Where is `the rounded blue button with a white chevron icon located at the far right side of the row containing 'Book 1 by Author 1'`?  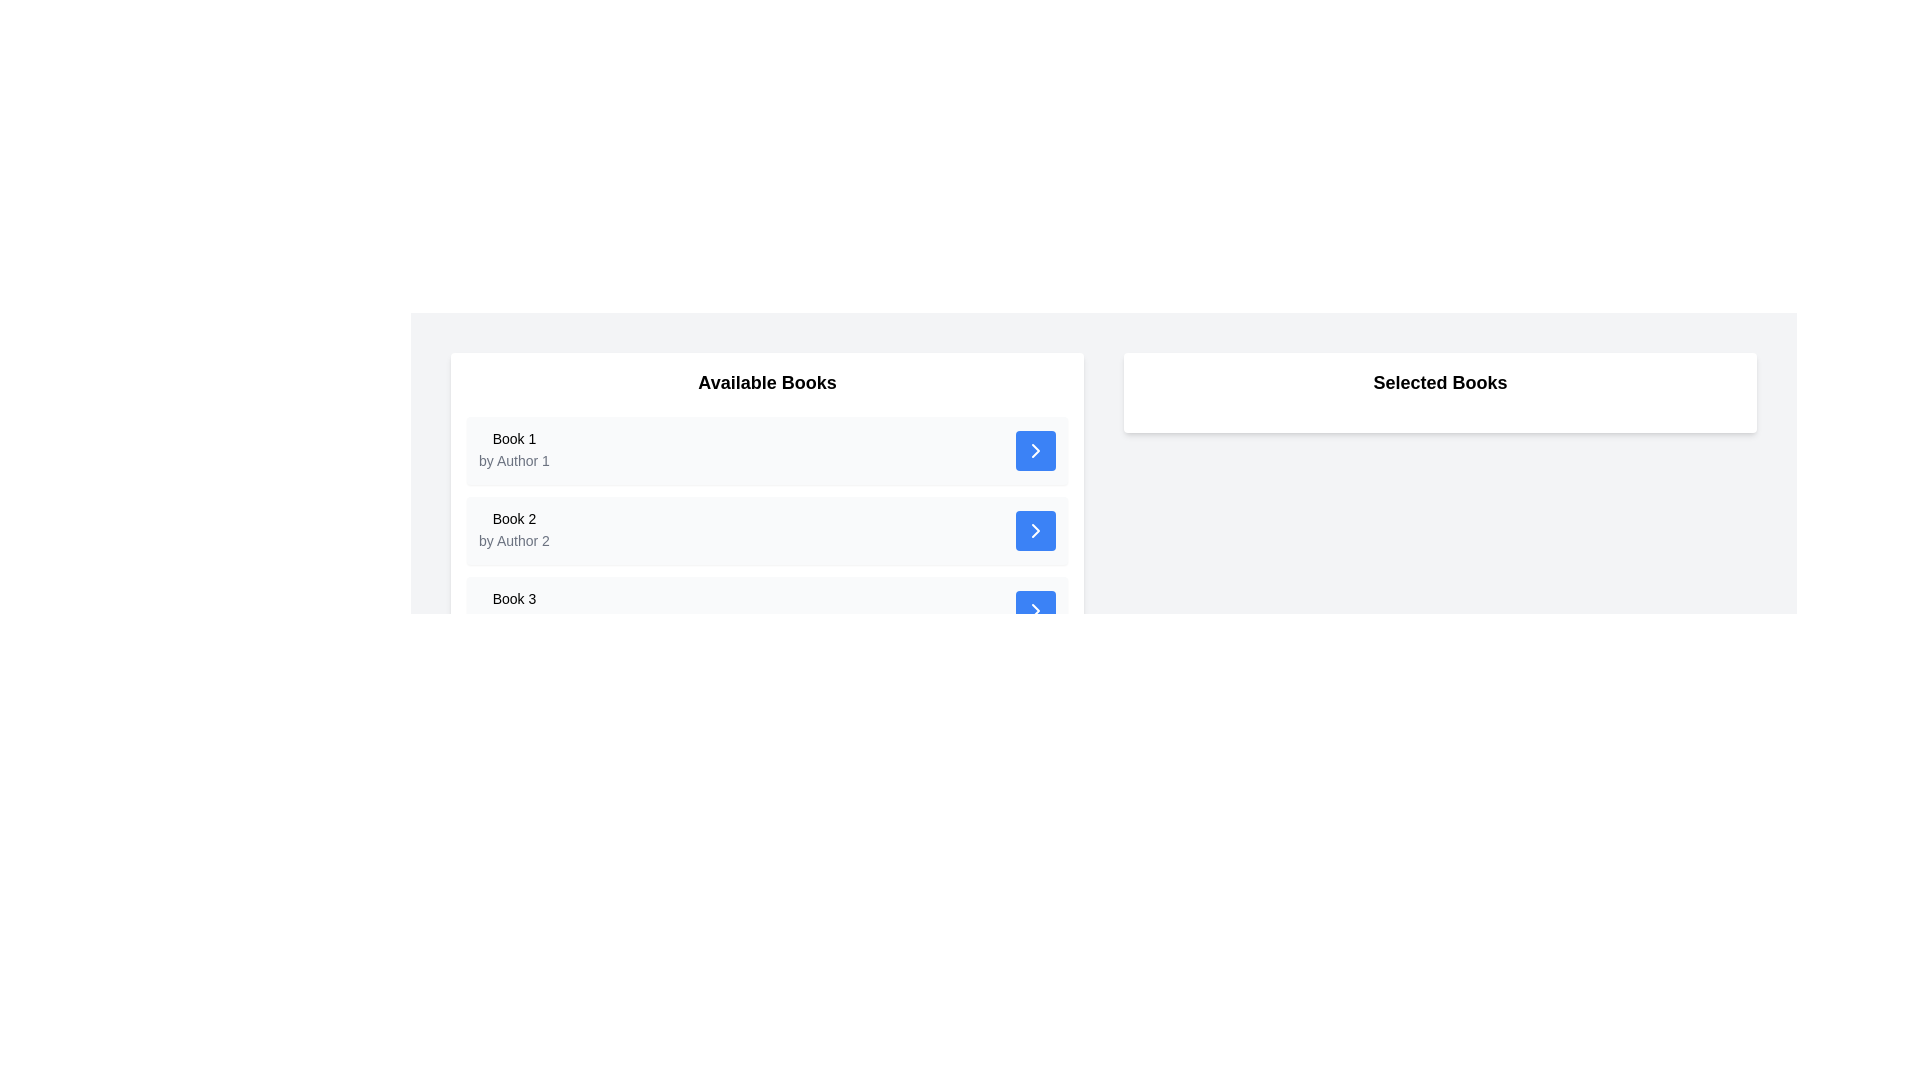
the rounded blue button with a white chevron icon located at the far right side of the row containing 'Book 1 by Author 1' is located at coordinates (1036, 451).